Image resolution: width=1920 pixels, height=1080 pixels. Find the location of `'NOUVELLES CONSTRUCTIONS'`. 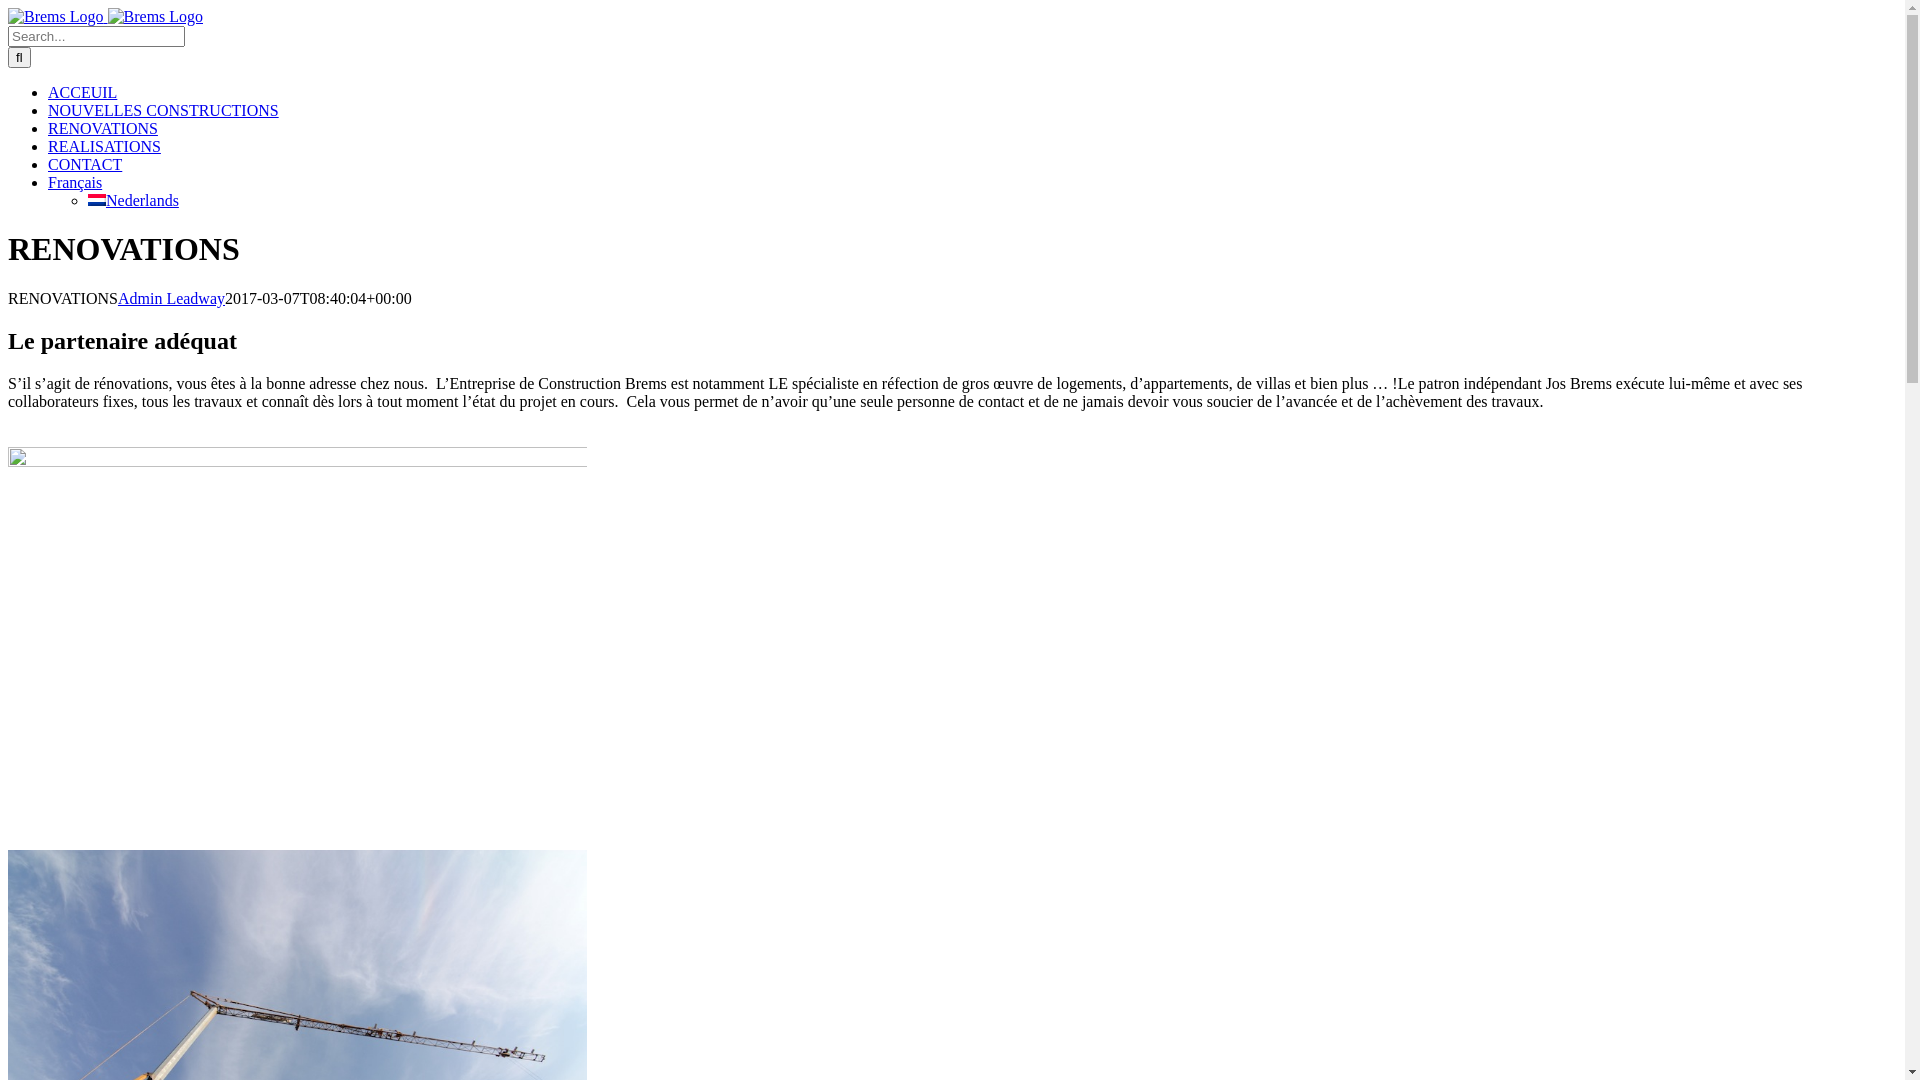

'NOUVELLES CONSTRUCTIONS' is located at coordinates (163, 110).